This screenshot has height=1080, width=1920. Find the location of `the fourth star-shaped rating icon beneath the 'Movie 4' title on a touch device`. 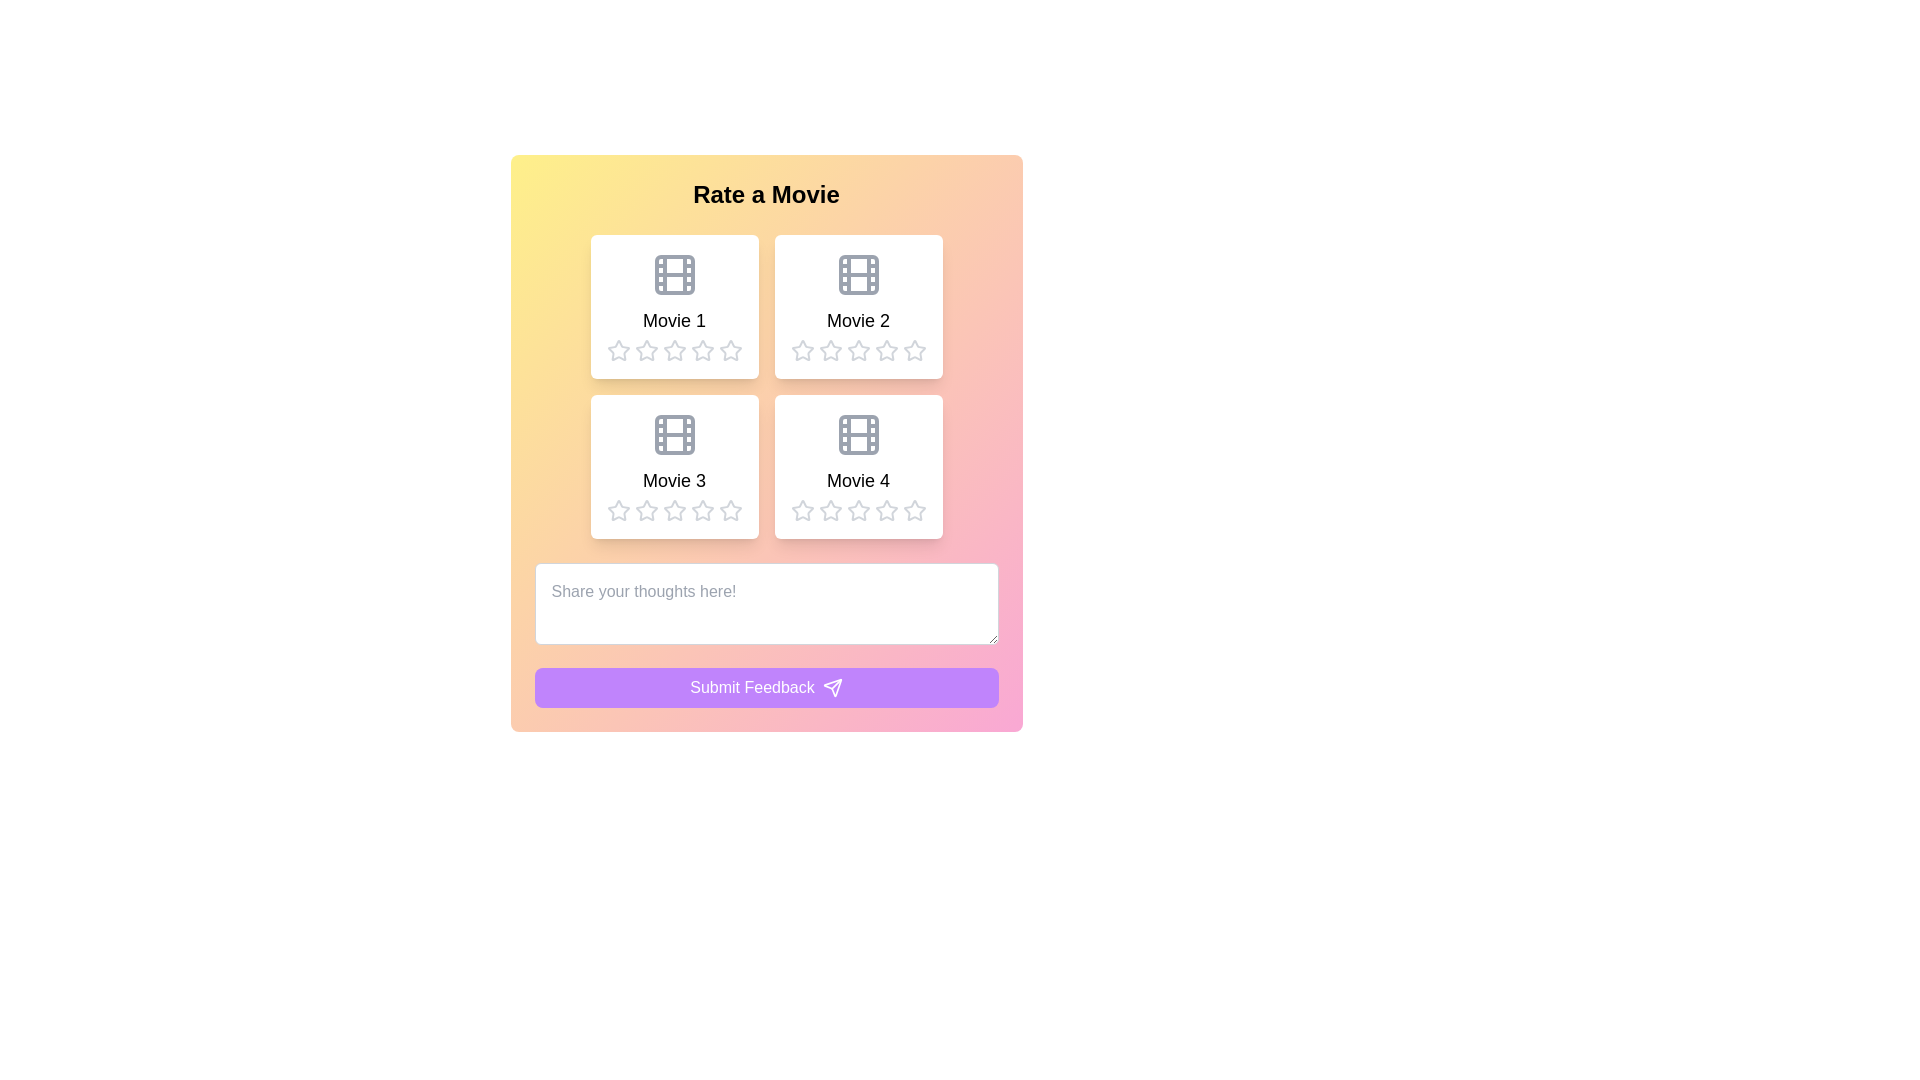

the fourth star-shaped rating icon beneath the 'Movie 4' title on a touch device is located at coordinates (858, 509).